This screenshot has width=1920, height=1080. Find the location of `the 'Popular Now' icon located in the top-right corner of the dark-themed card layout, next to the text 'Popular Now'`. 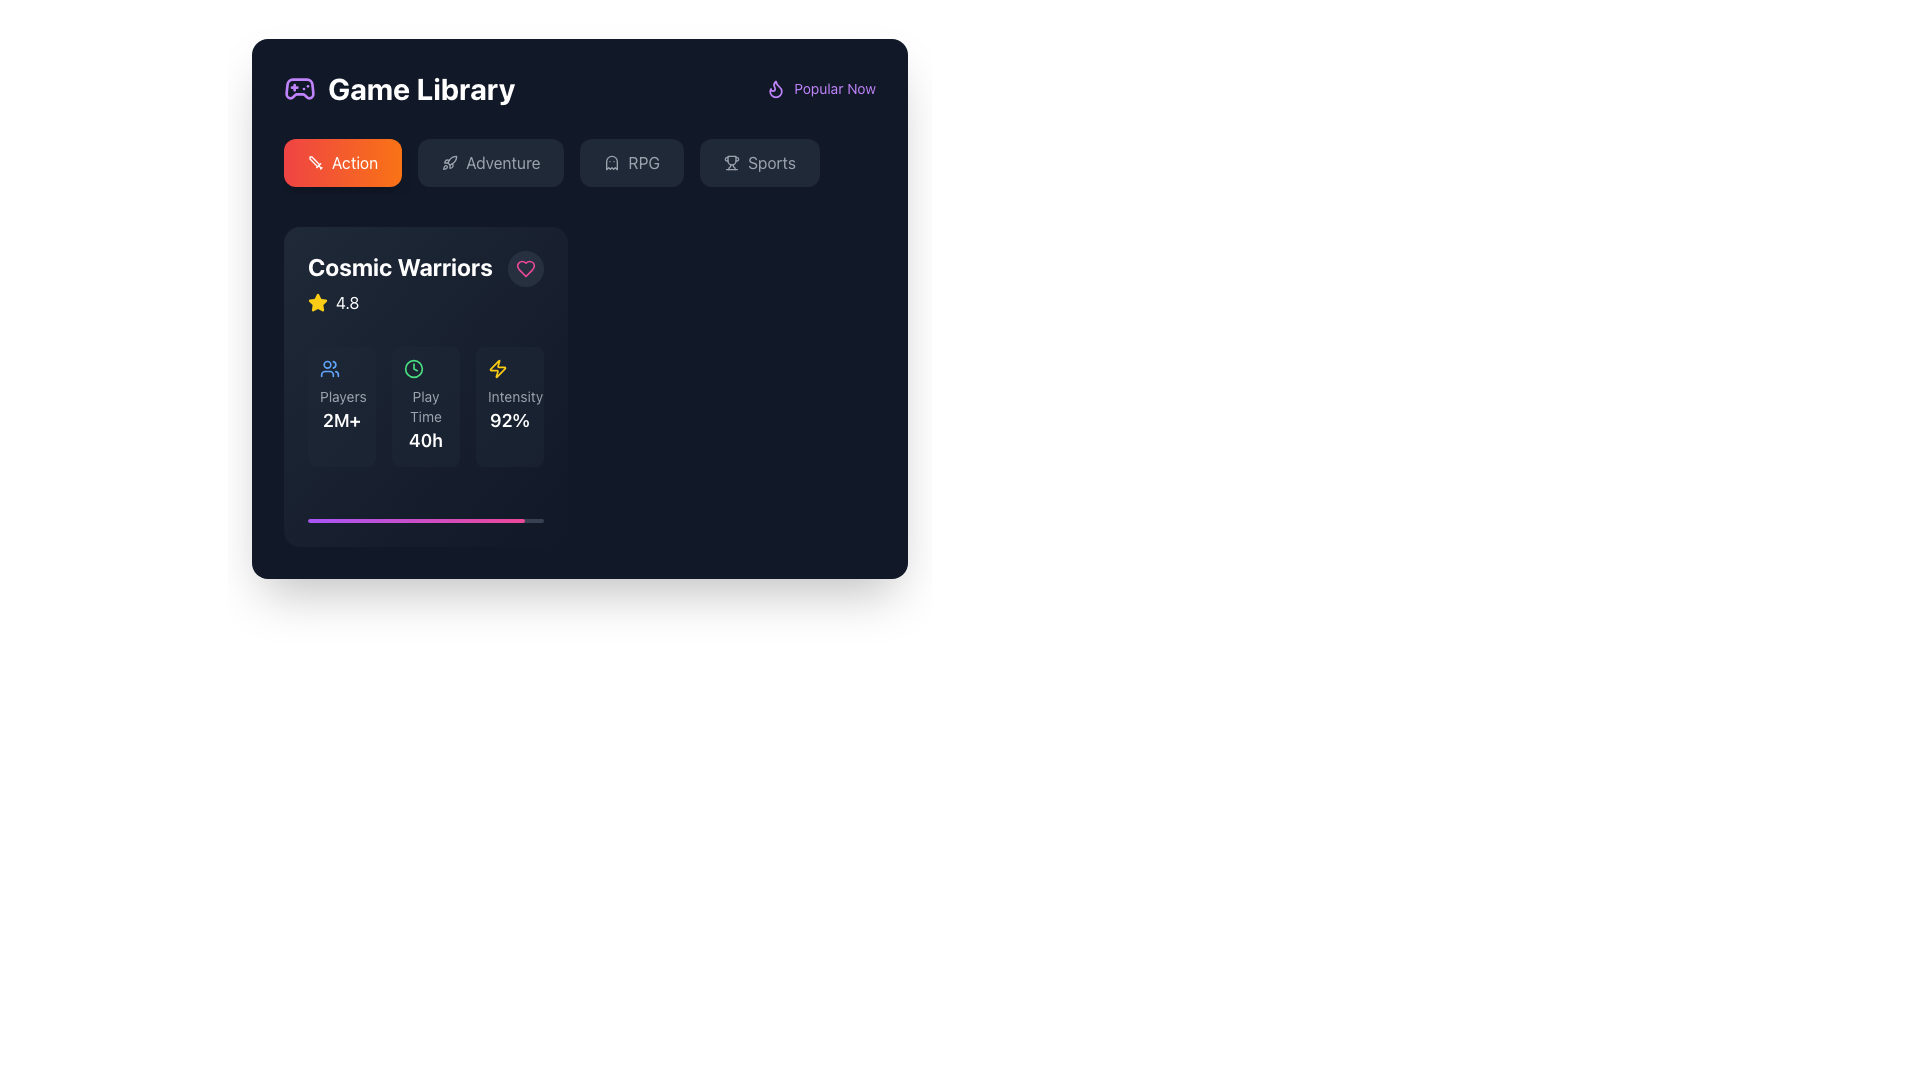

the 'Popular Now' icon located in the top-right corner of the dark-themed card layout, next to the text 'Popular Now' is located at coordinates (775, 87).